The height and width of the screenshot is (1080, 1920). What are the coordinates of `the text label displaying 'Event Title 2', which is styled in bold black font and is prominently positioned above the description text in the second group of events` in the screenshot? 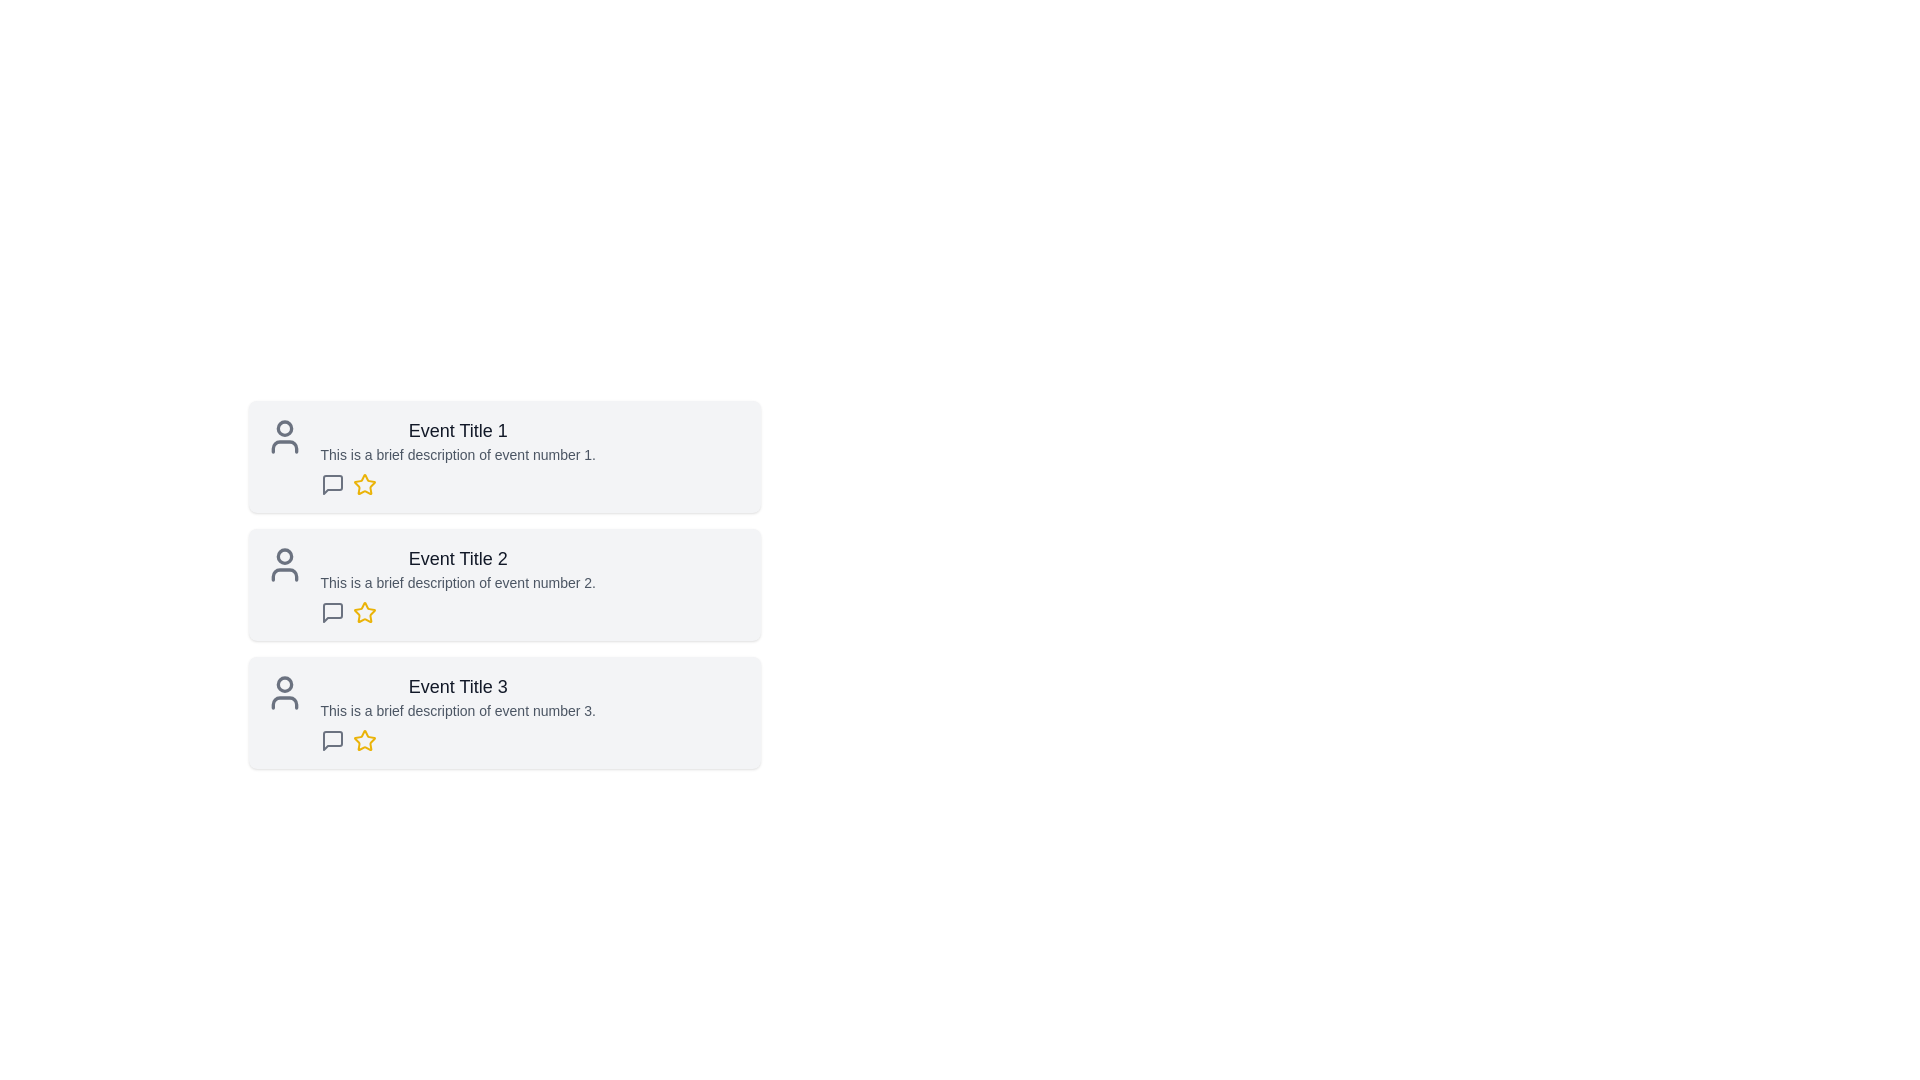 It's located at (457, 559).